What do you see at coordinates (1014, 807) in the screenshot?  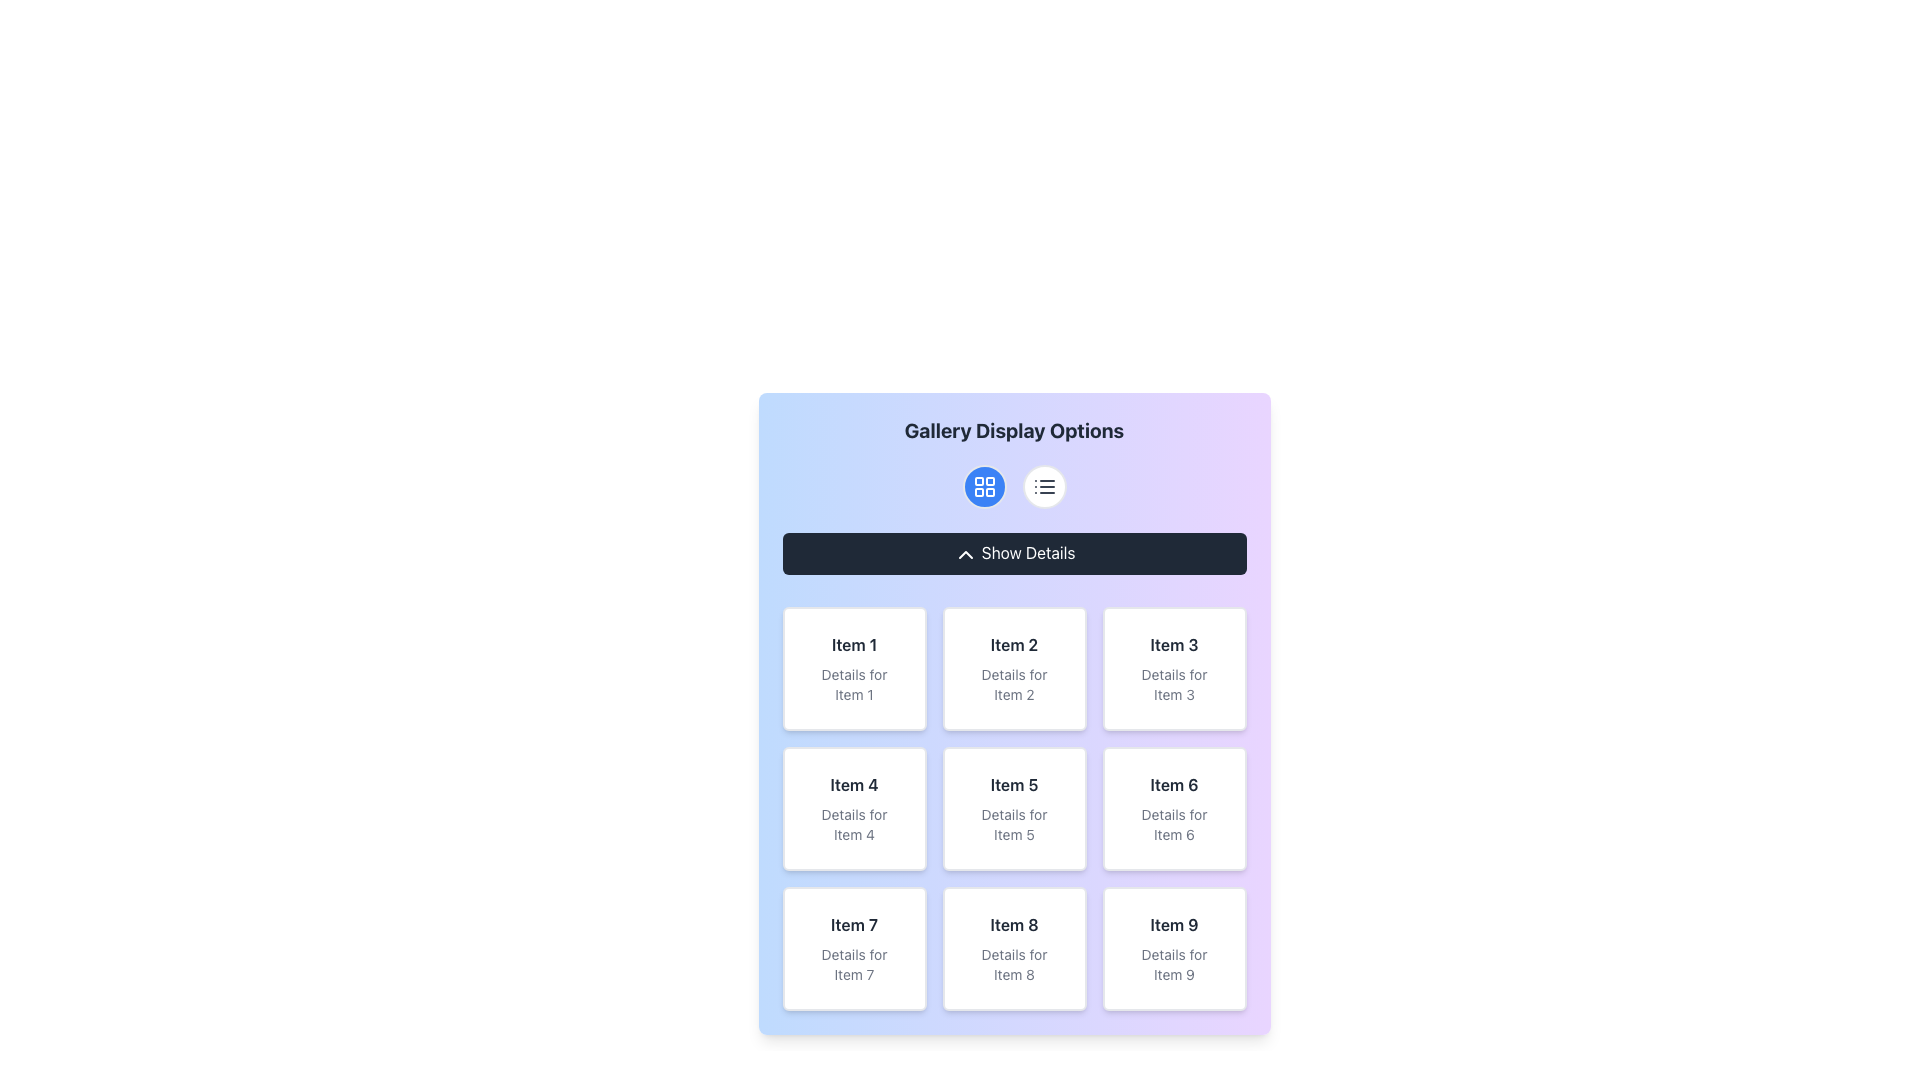 I see `the informational card displaying details about 'Item 5', which is located in the center of a 3x3 grid layout` at bounding box center [1014, 807].